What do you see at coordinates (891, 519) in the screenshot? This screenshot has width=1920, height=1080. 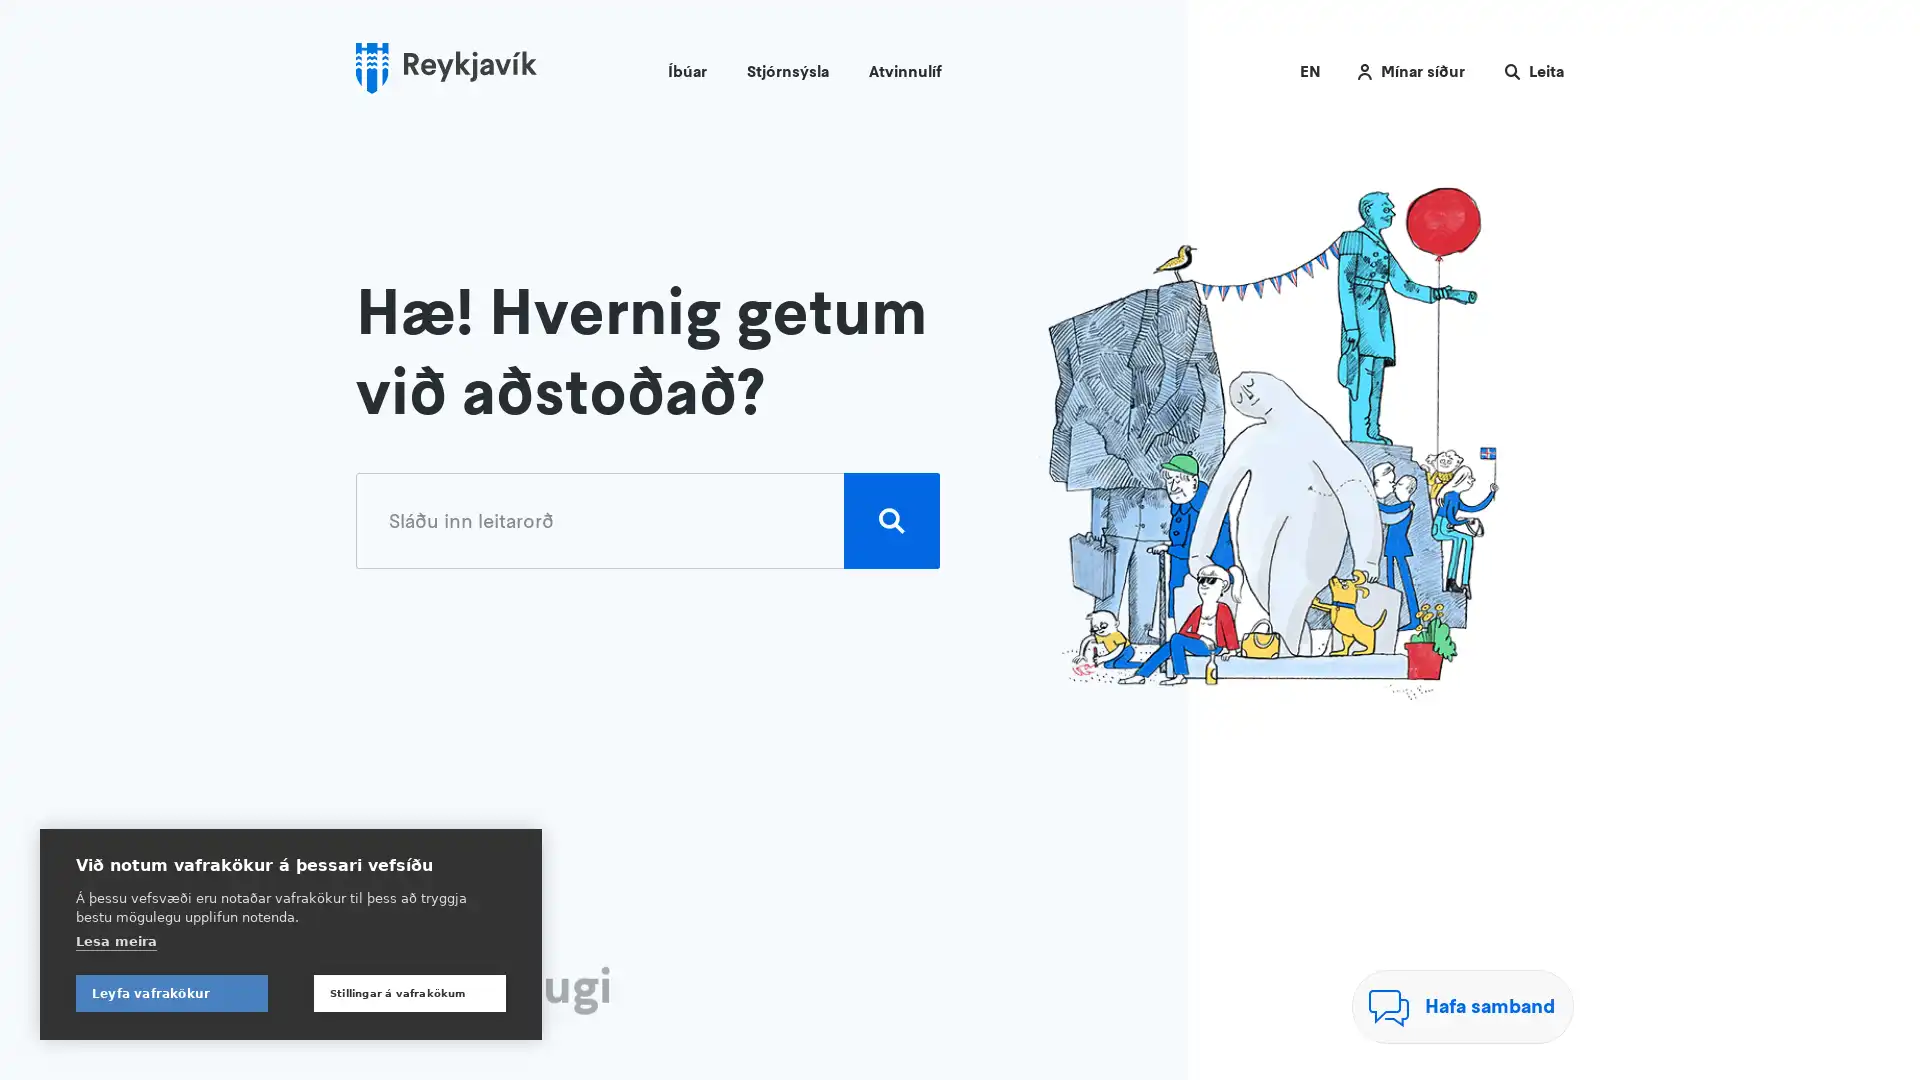 I see `Leita` at bounding box center [891, 519].